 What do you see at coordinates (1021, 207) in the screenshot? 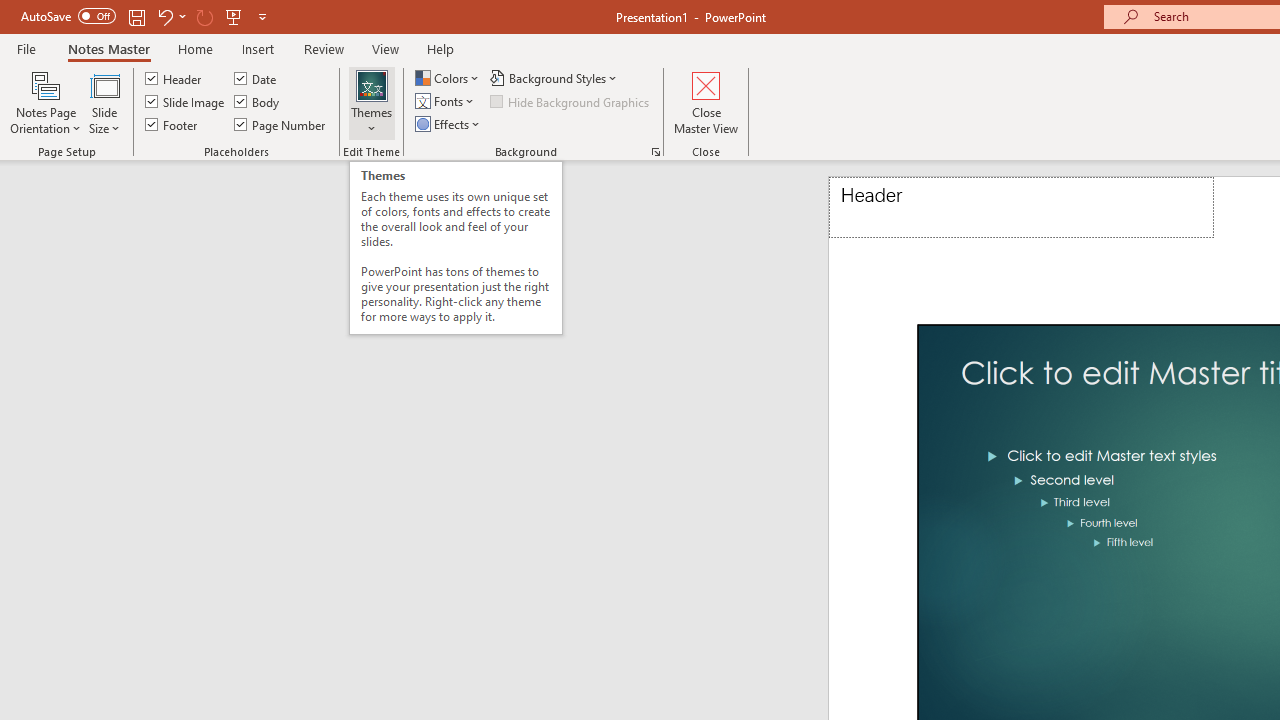
I see `'Header'` at bounding box center [1021, 207].